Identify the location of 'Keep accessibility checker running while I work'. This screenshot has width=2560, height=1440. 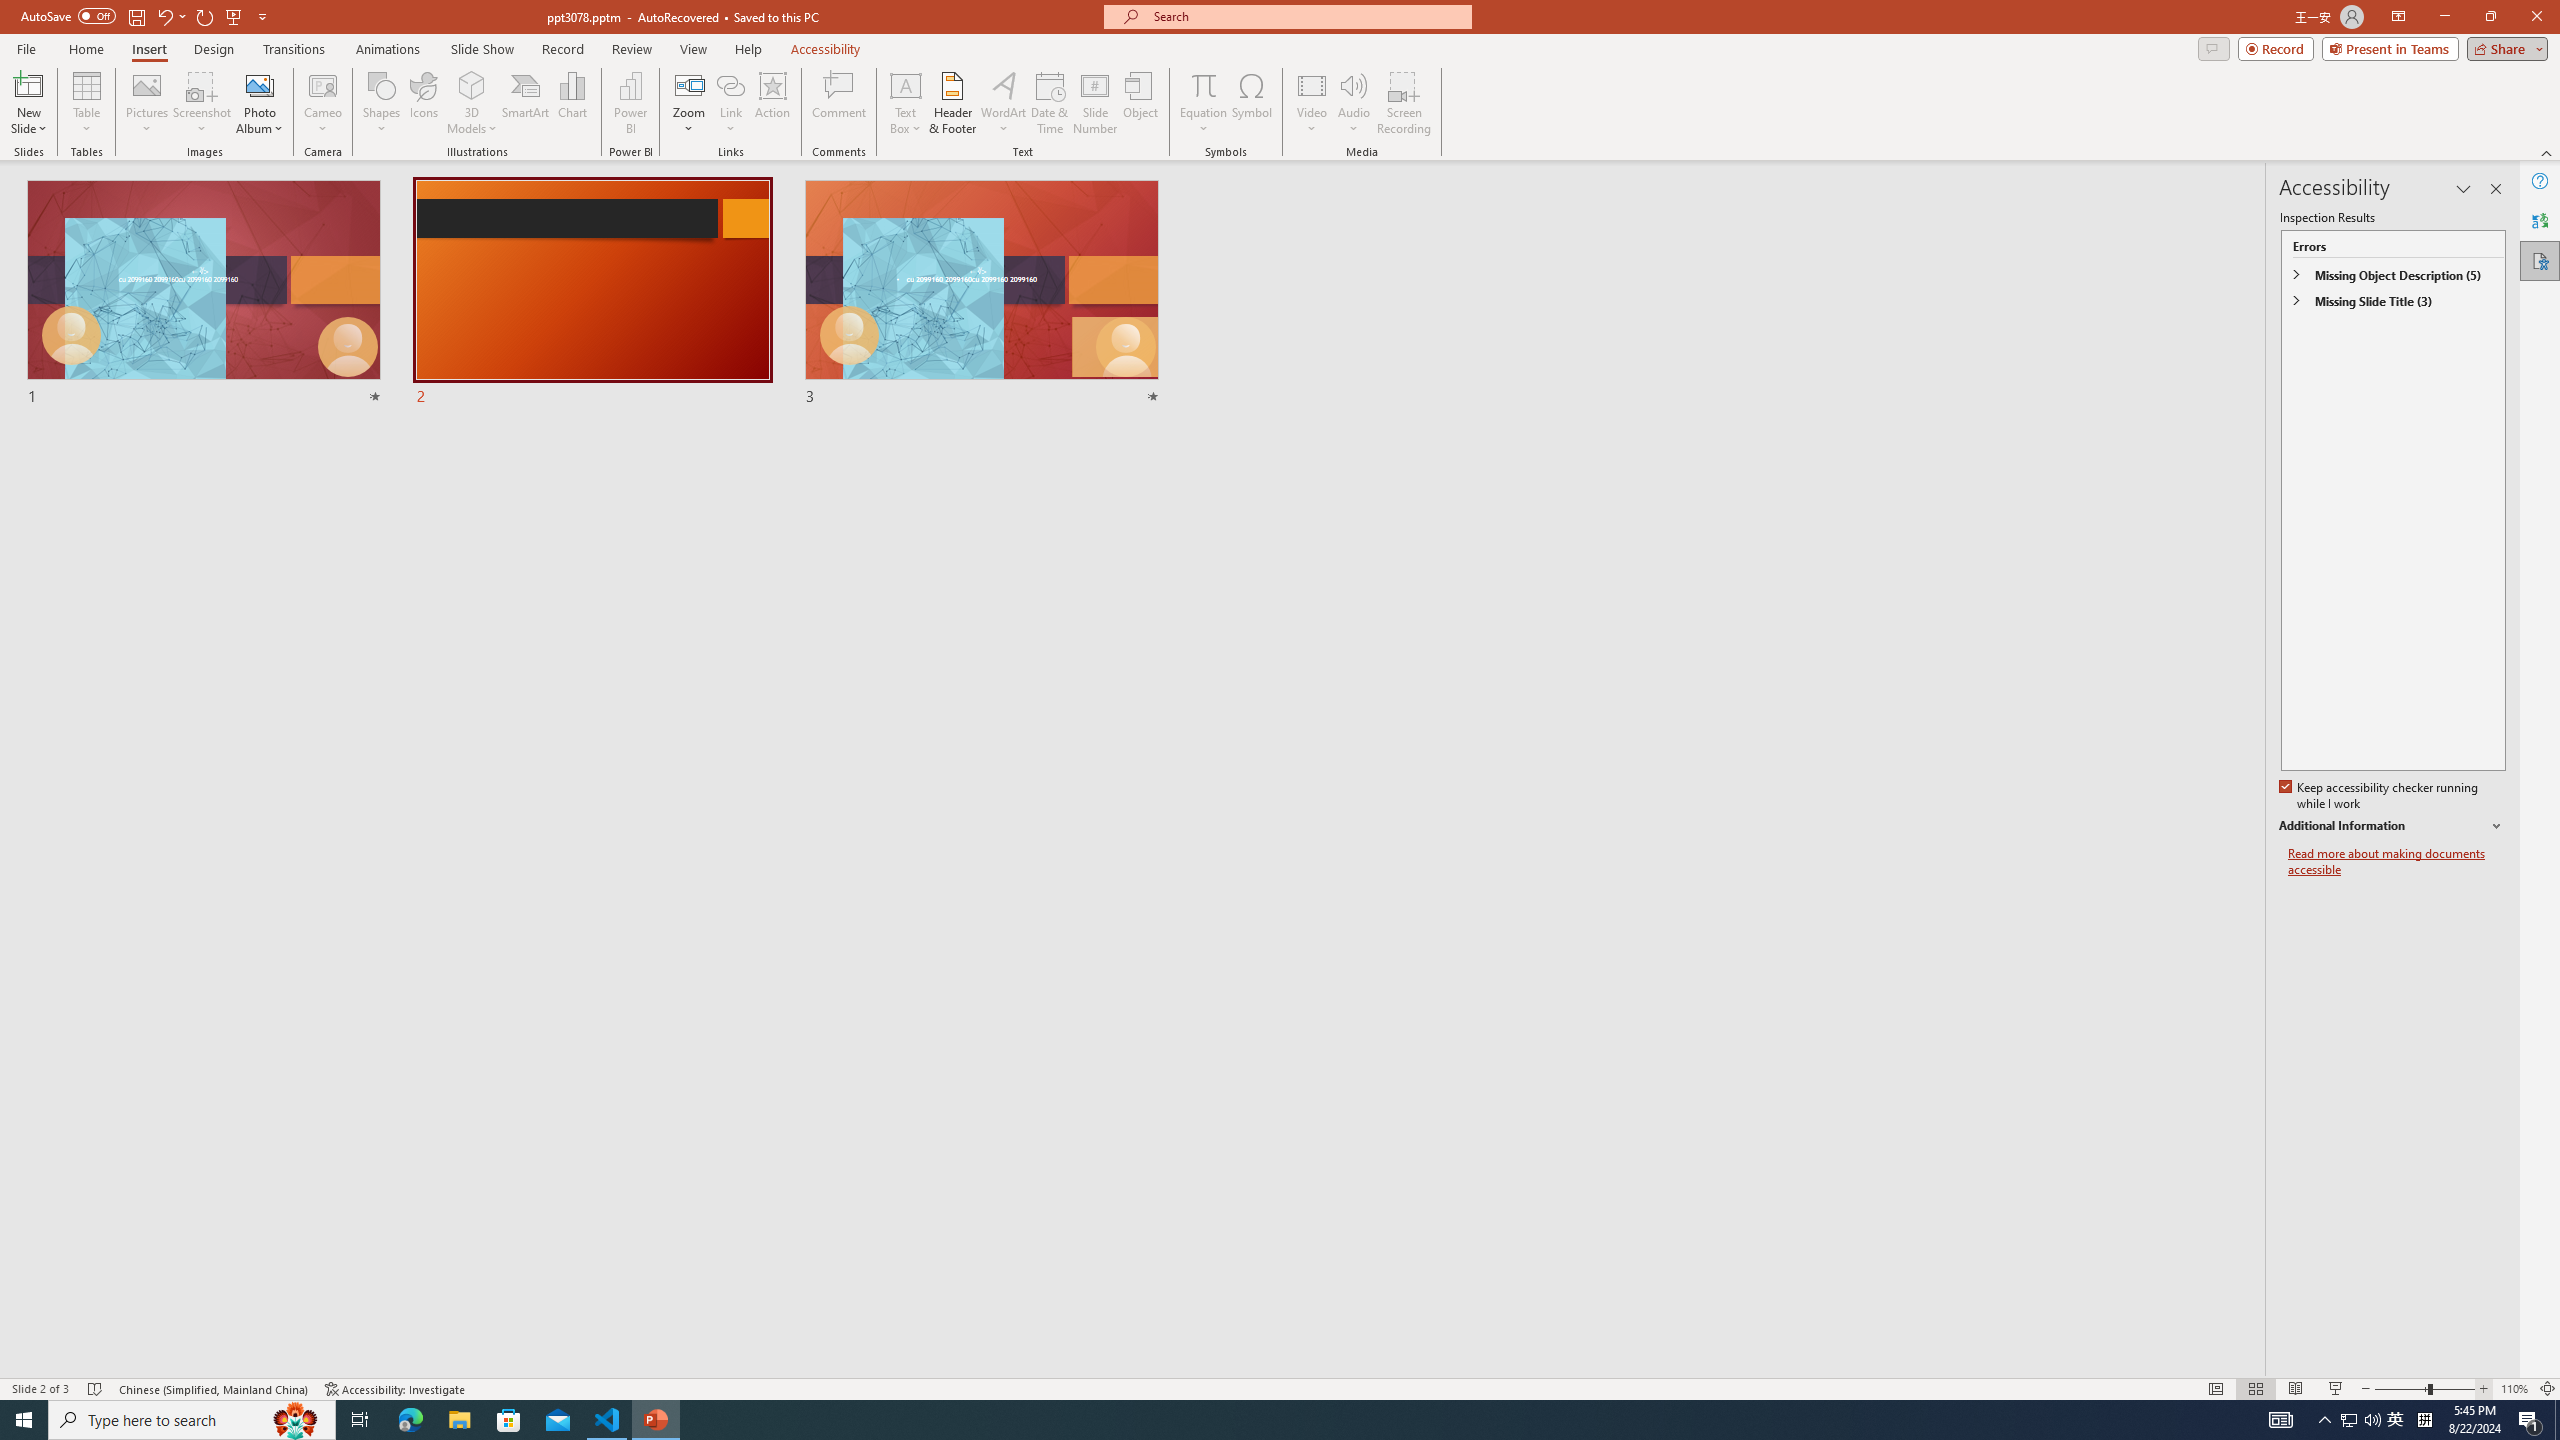
(2380, 796).